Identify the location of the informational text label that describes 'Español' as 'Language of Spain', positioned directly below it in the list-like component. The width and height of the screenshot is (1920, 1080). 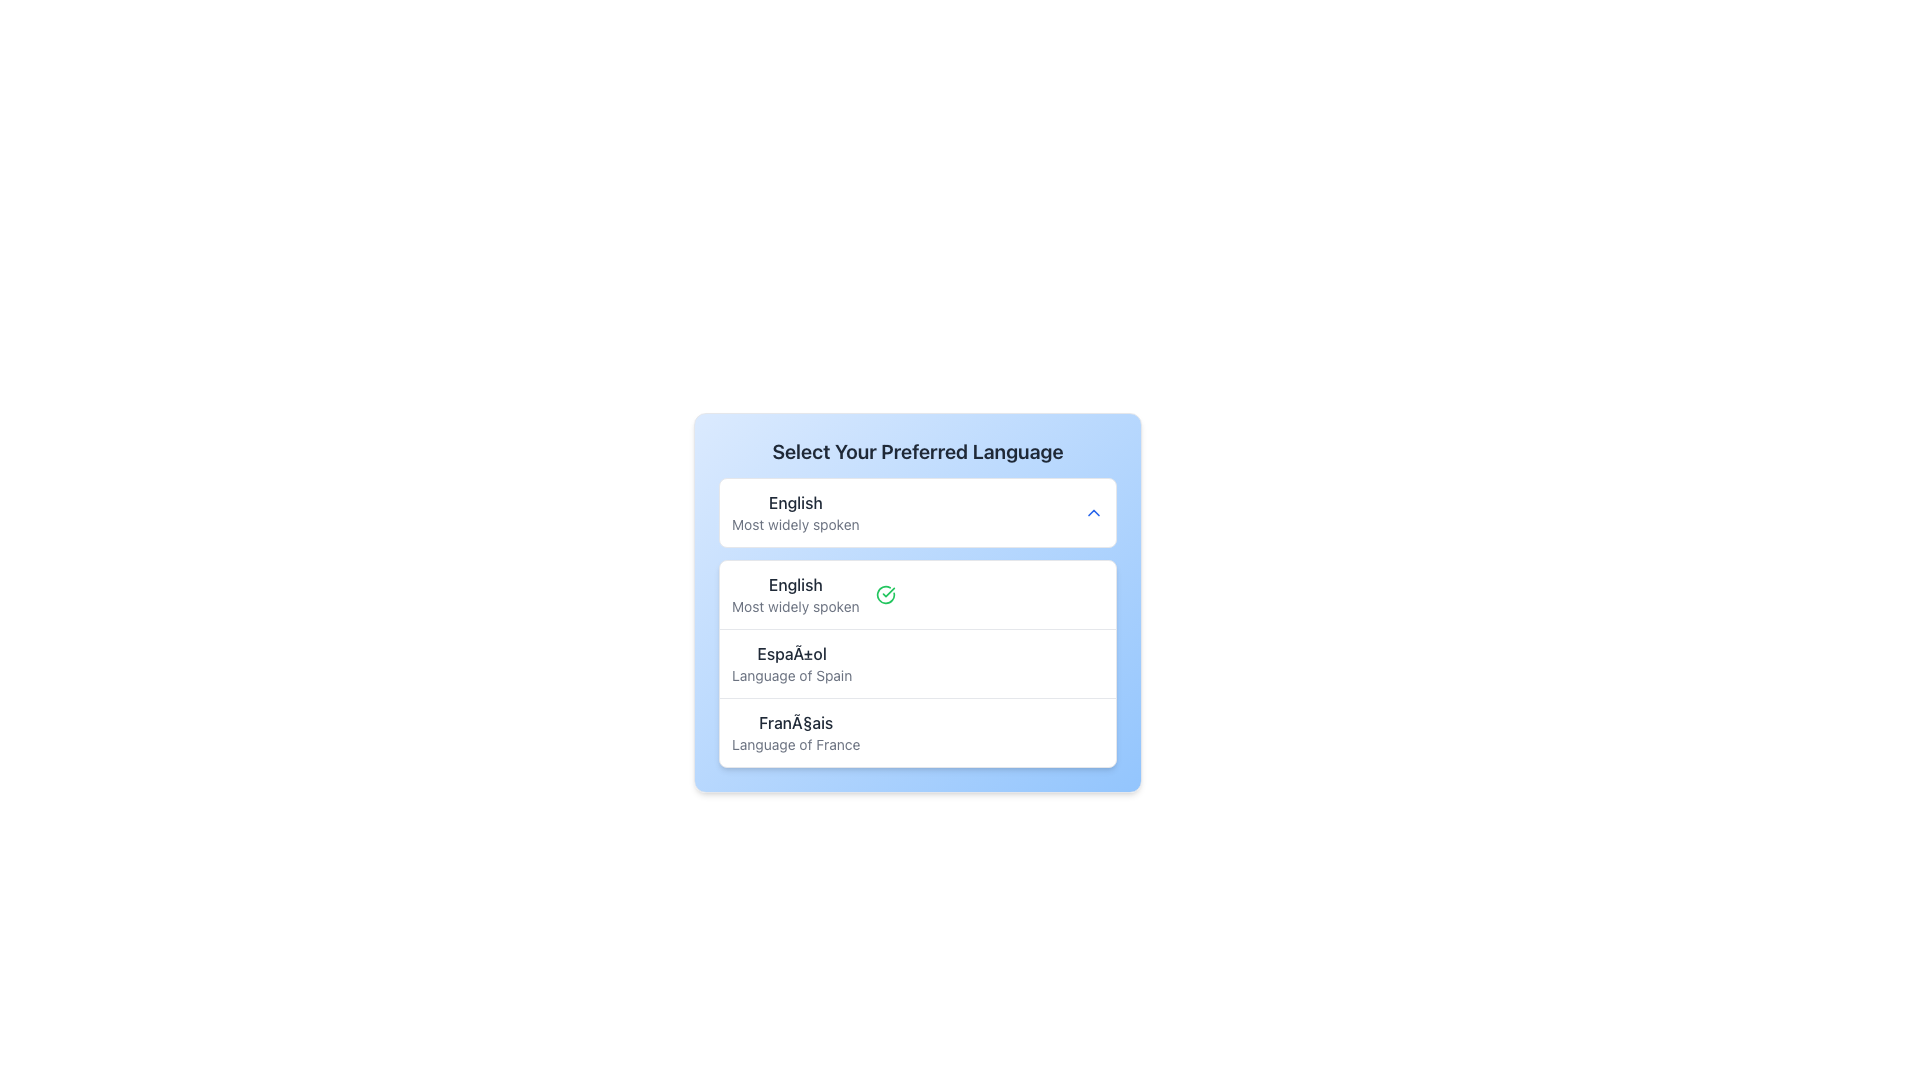
(791, 675).